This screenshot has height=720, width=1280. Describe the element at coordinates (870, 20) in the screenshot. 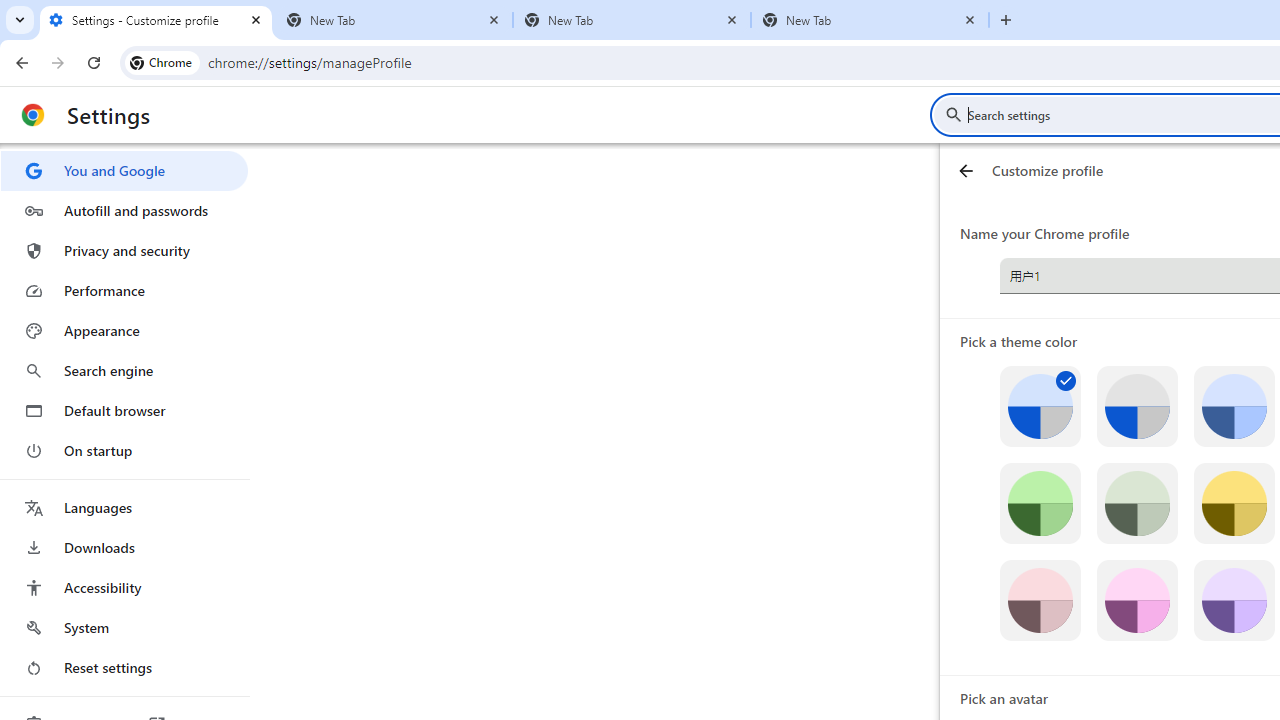

I see `'New Tab'` at that location.